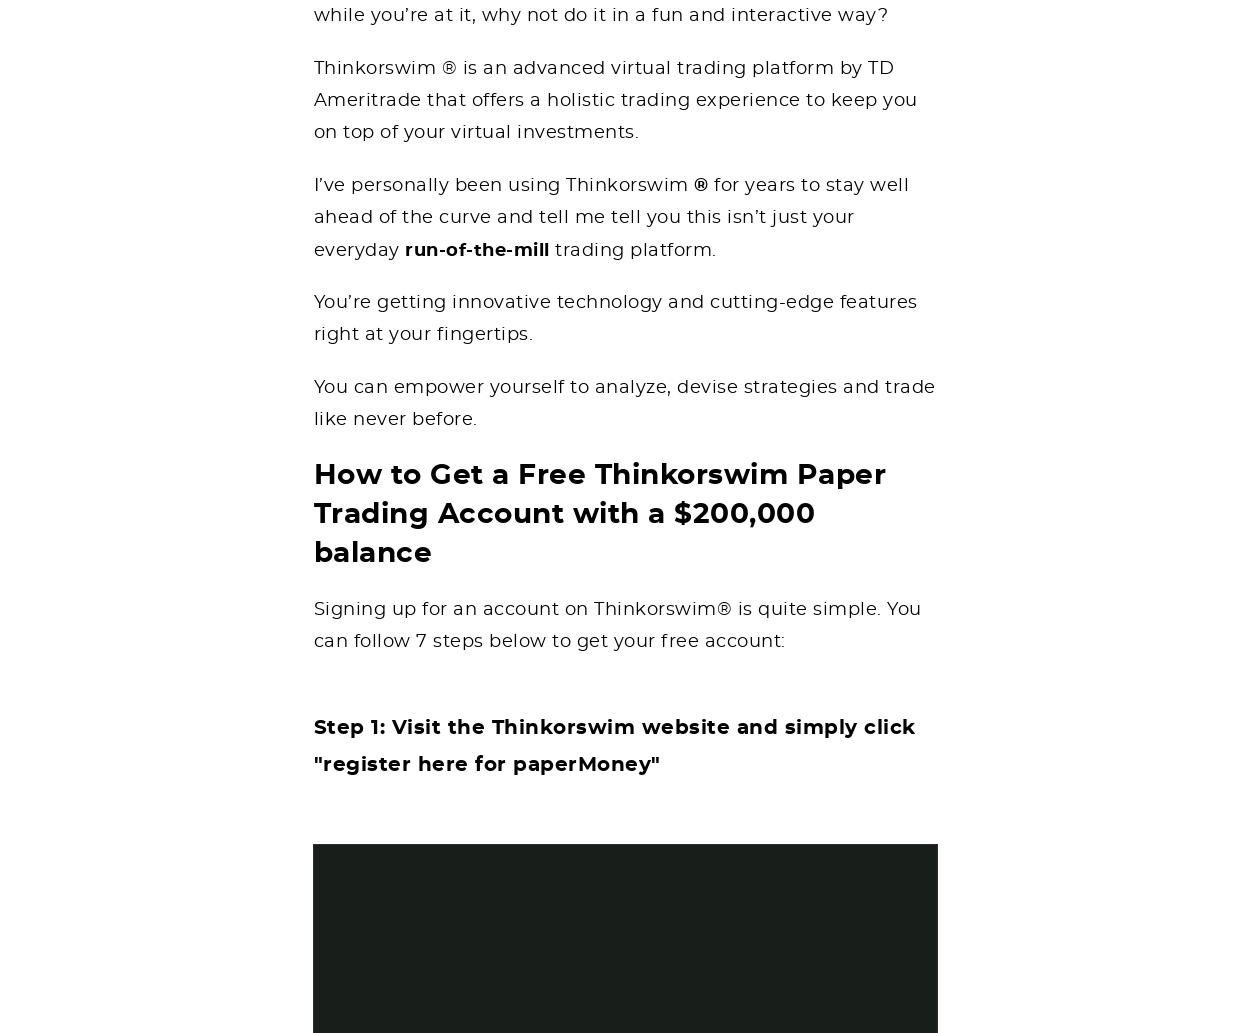  Describe the element at coordinates (623, 403) in the screenshot. I see `'You can empower yourself to analyze, devise strategies and trade like never before.'` at that location.